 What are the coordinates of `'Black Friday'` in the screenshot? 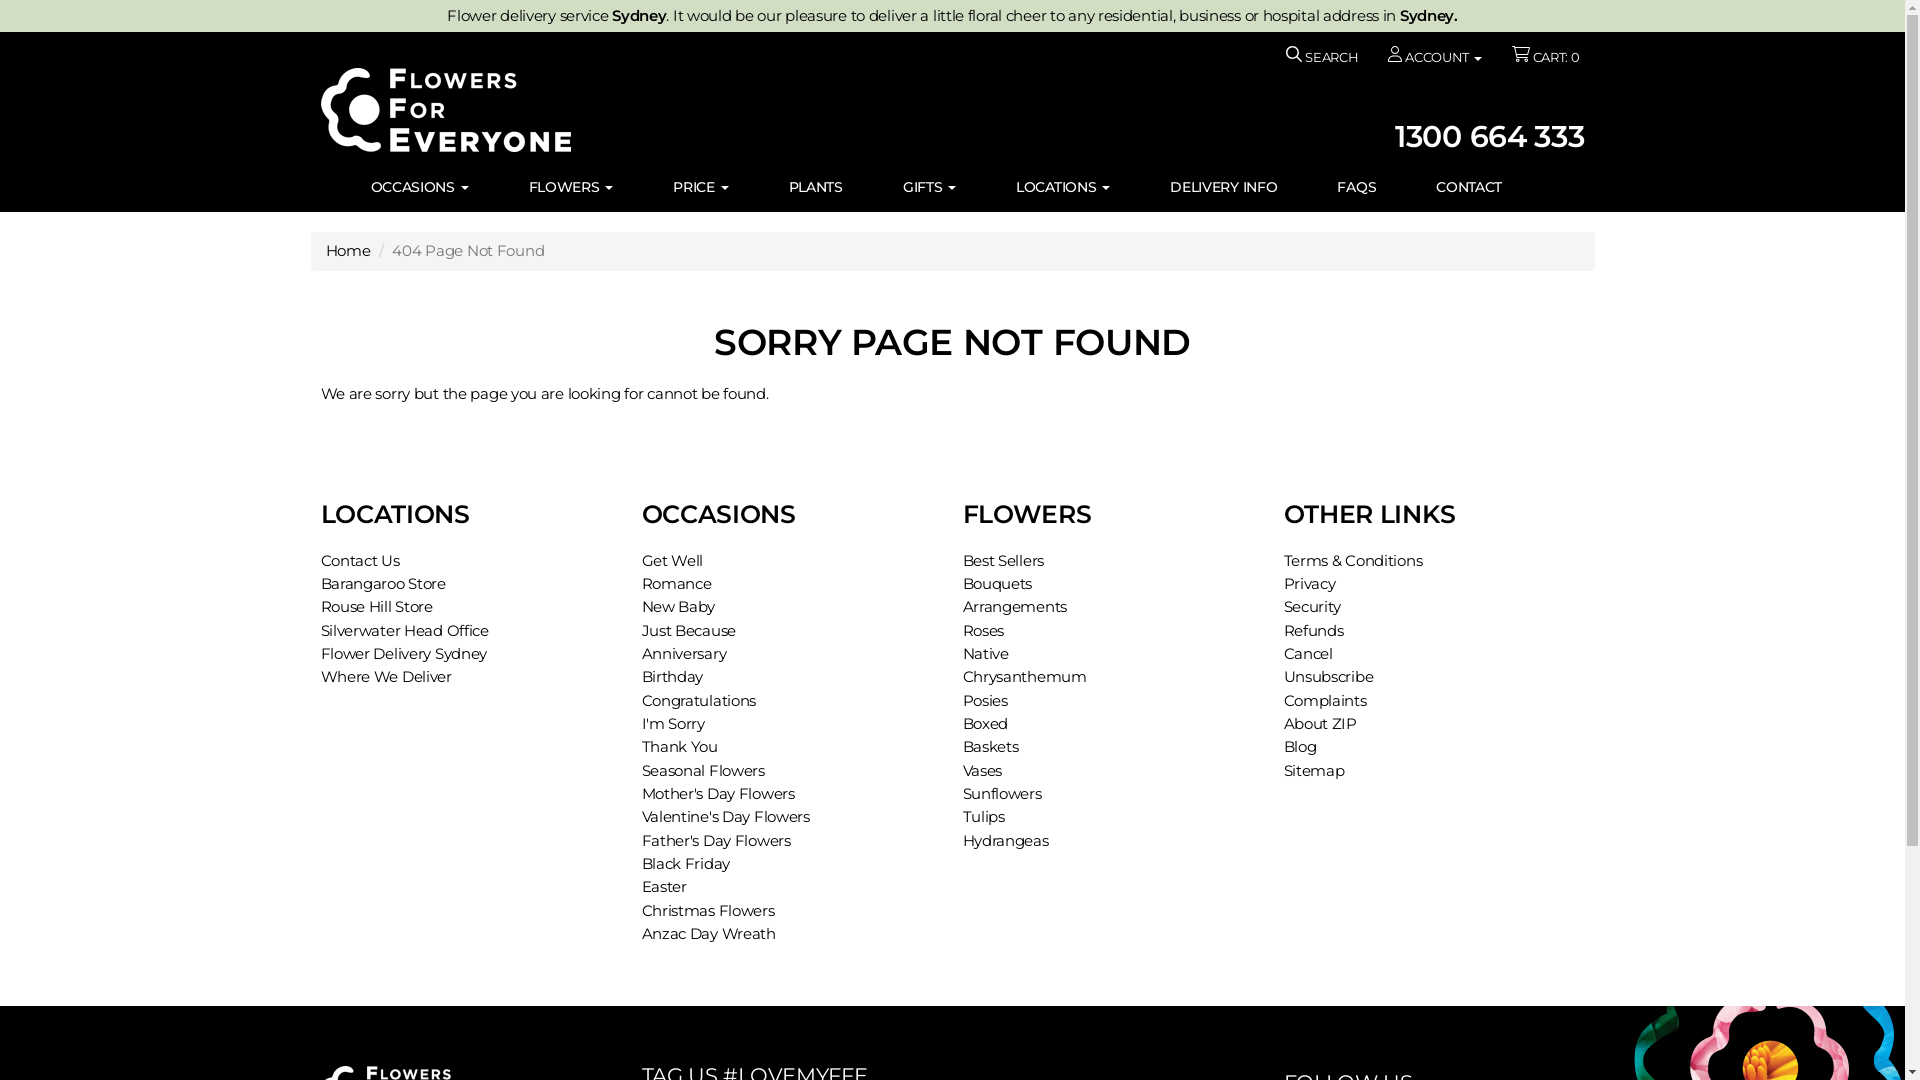 It's located at (642, 863).